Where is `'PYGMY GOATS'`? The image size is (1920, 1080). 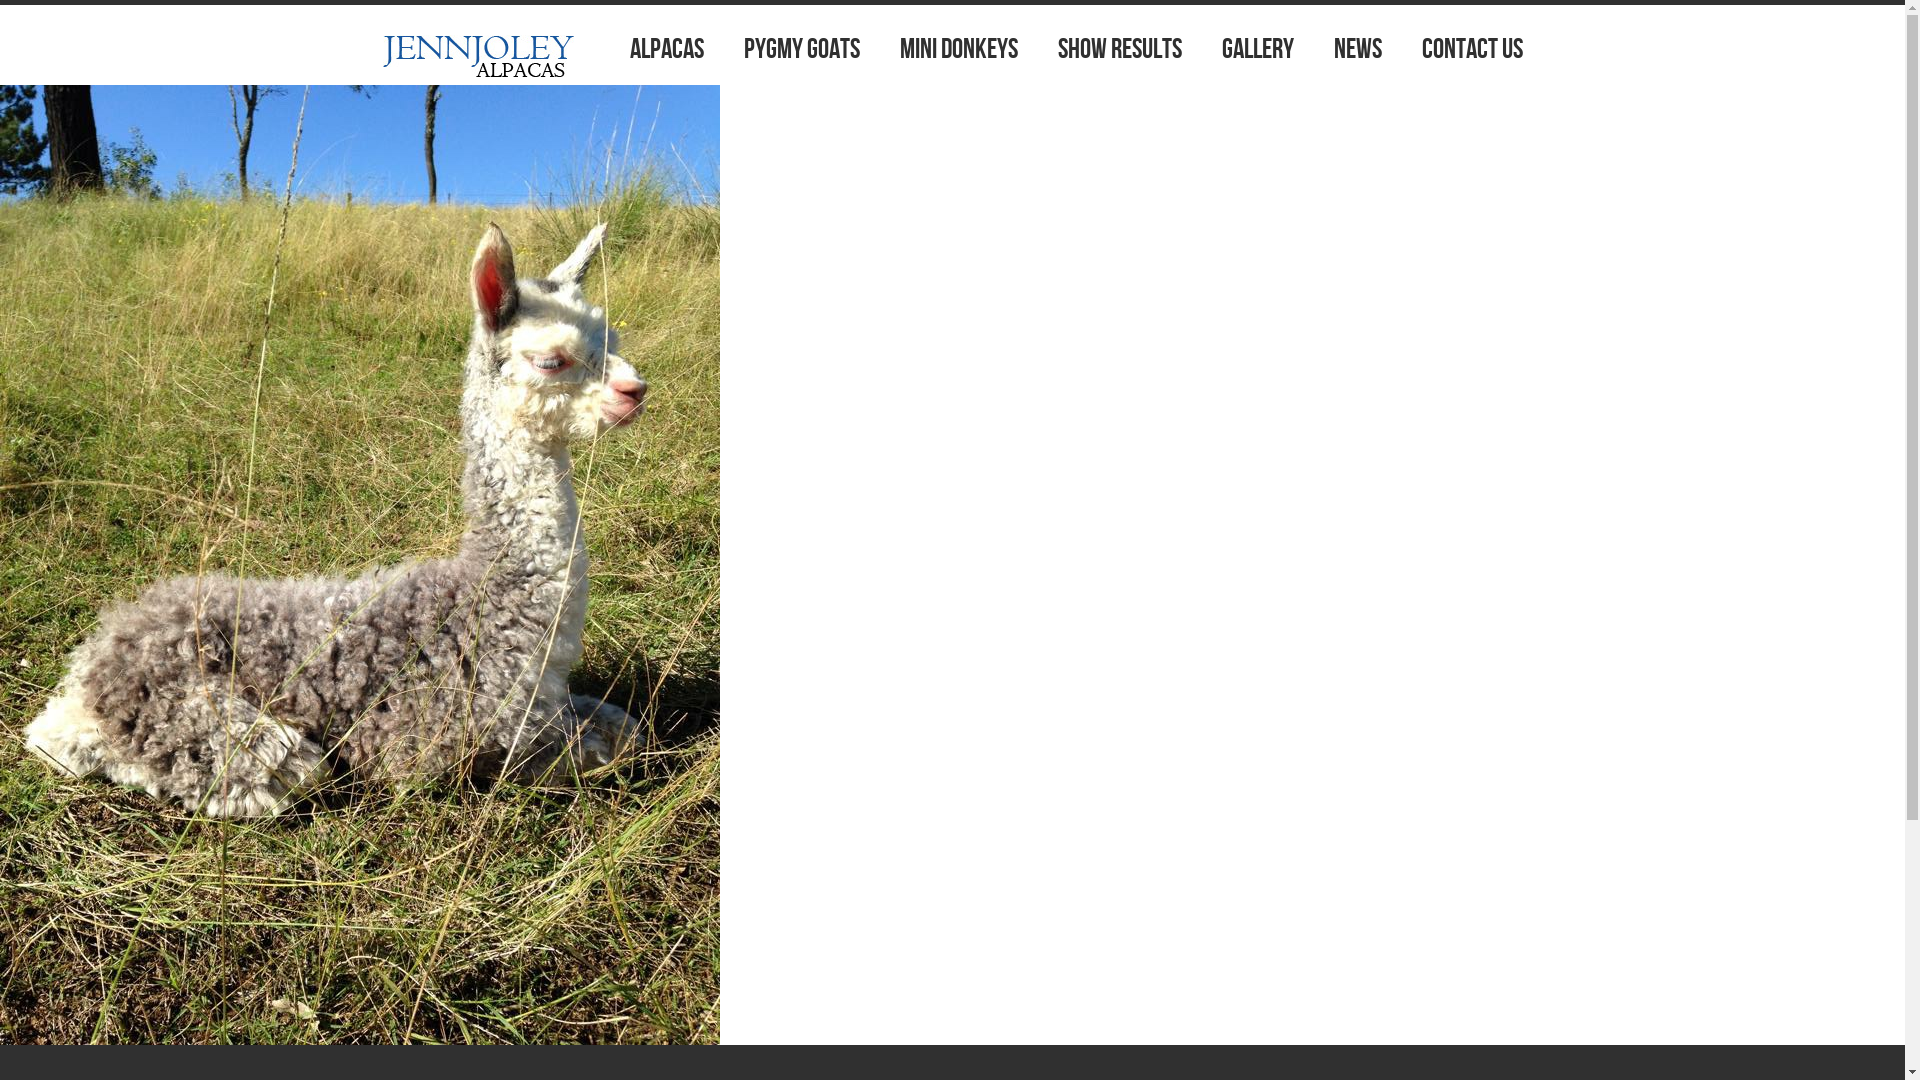
'PYGMY GOATS' is located at coordinates (801, 49).